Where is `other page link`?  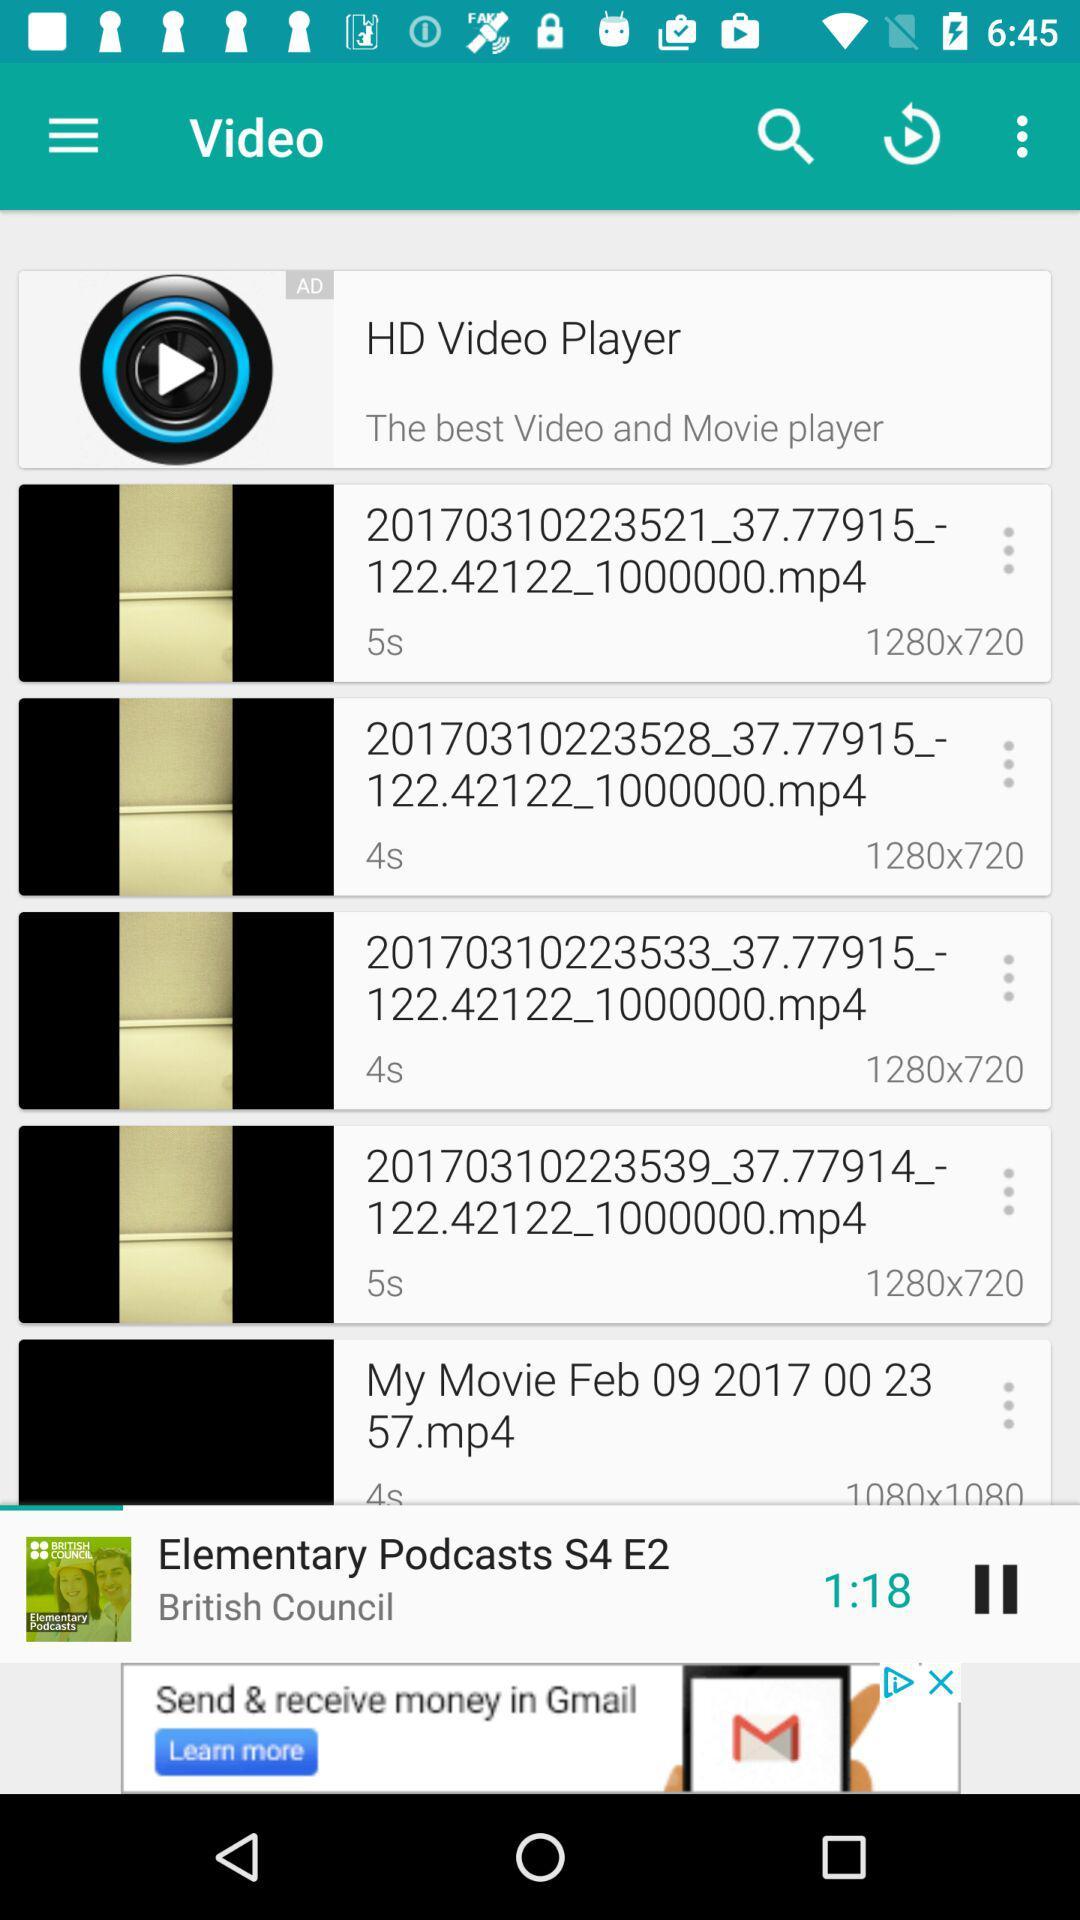 other page link is located at coordinates (540, 1727).